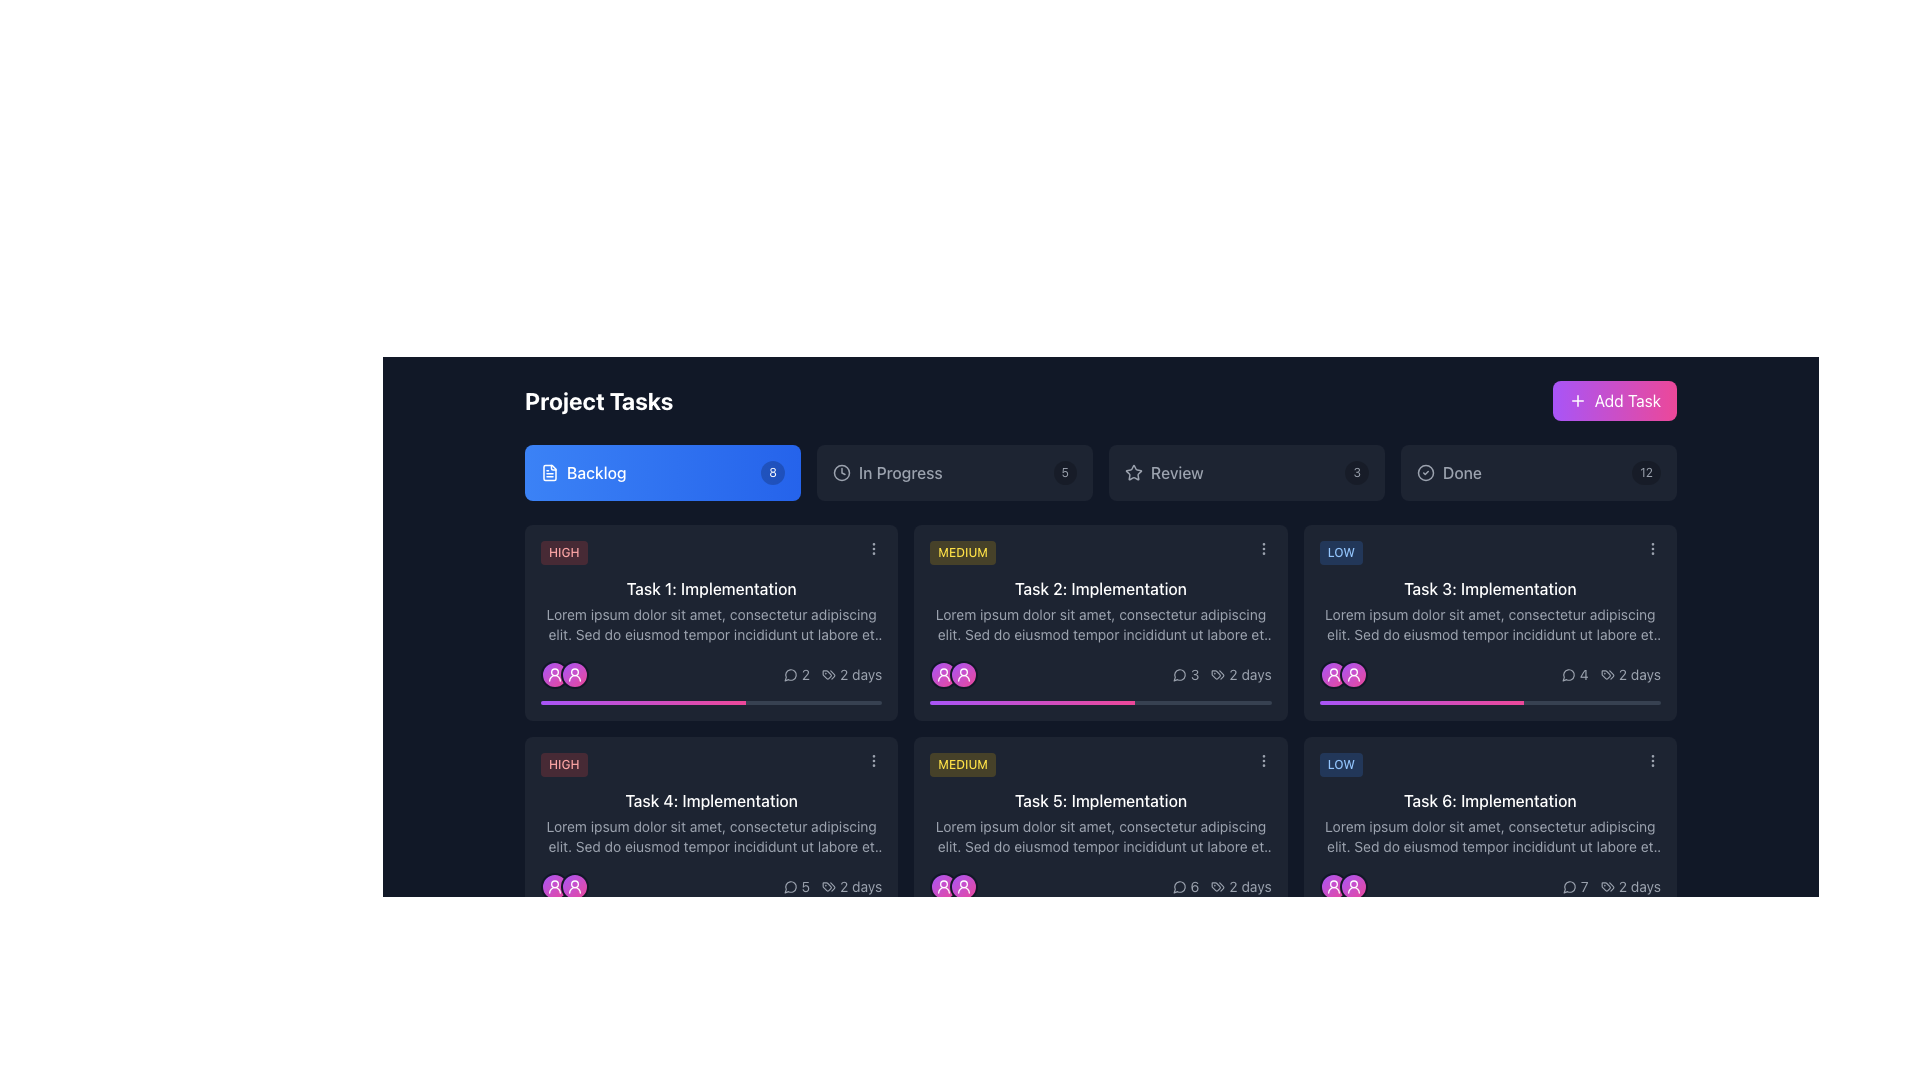  I want to click on displayed text '2 days' from the text label located at the bottom right corner of the task card, styled in gray and accompanied by a tag icon, so click(1630, 886).